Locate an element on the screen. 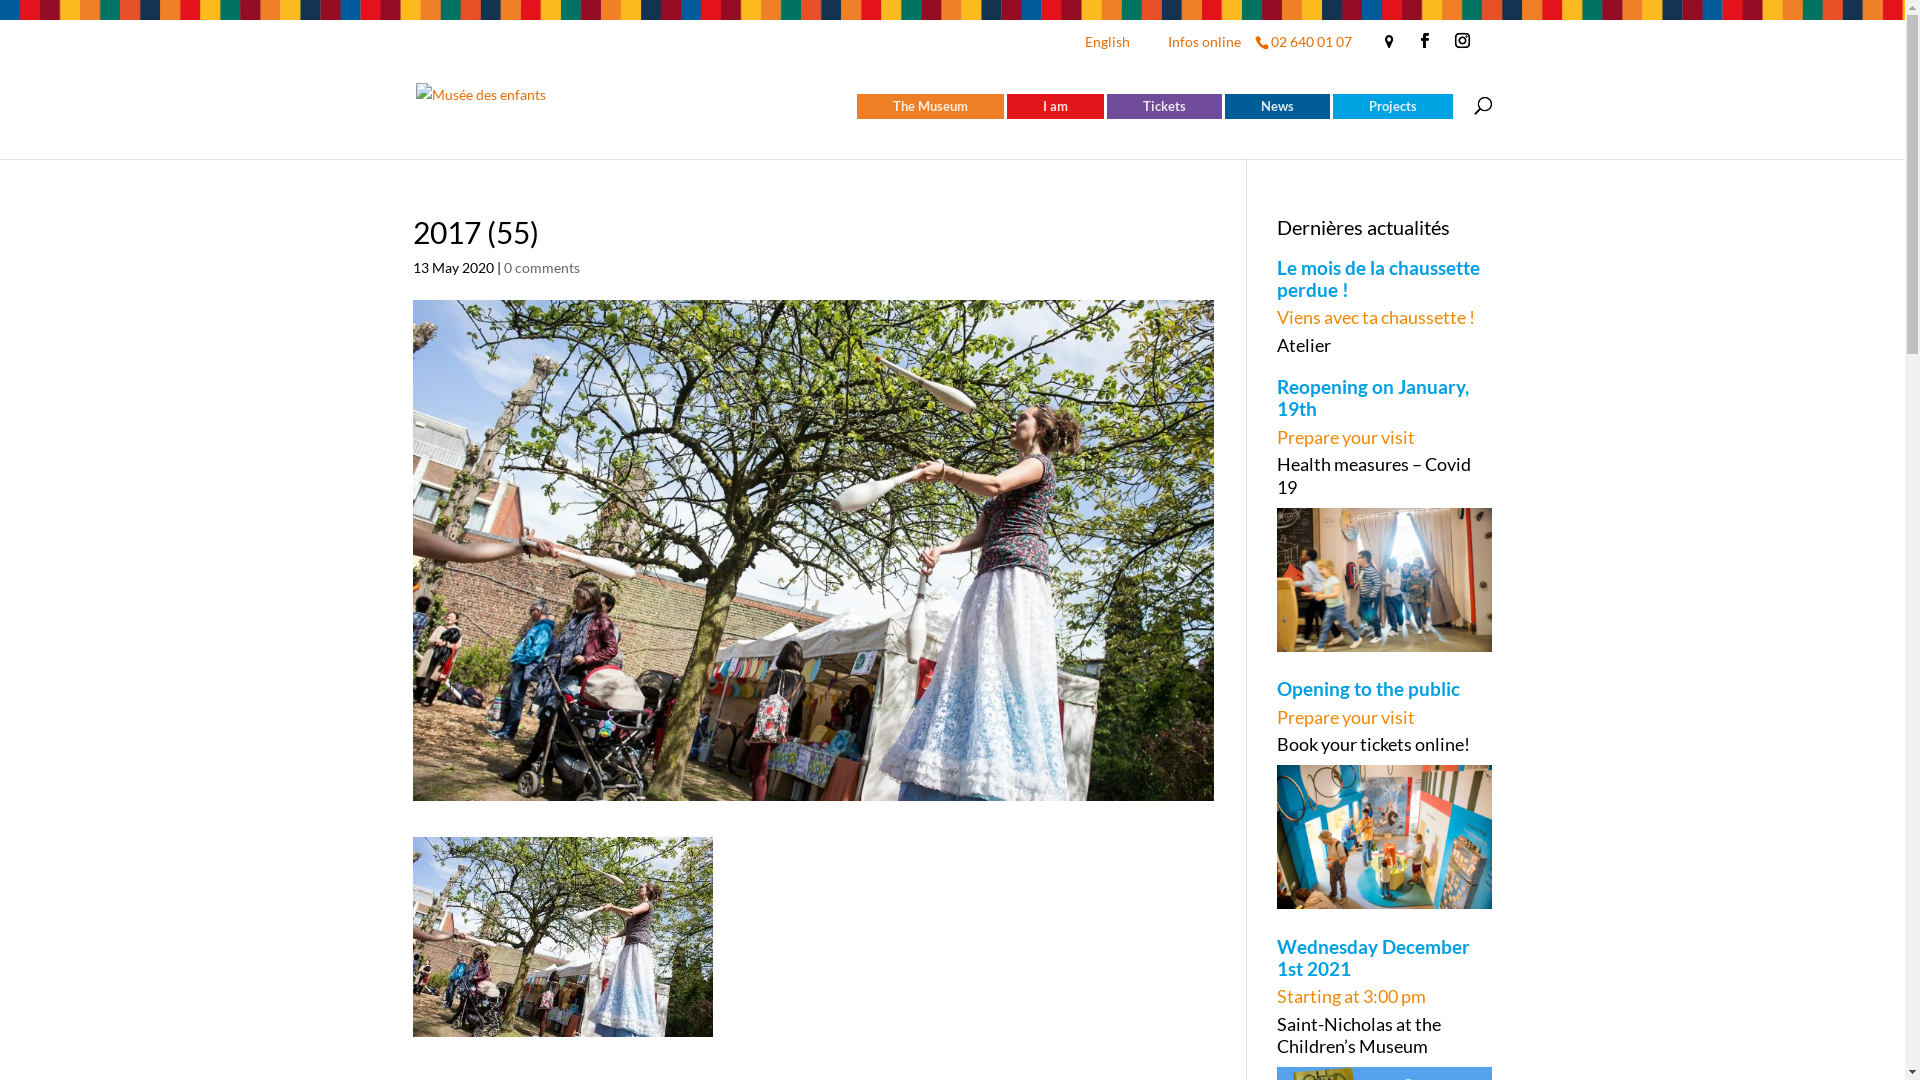  '02 640 01 07' is located at coordinates (1309, 41).